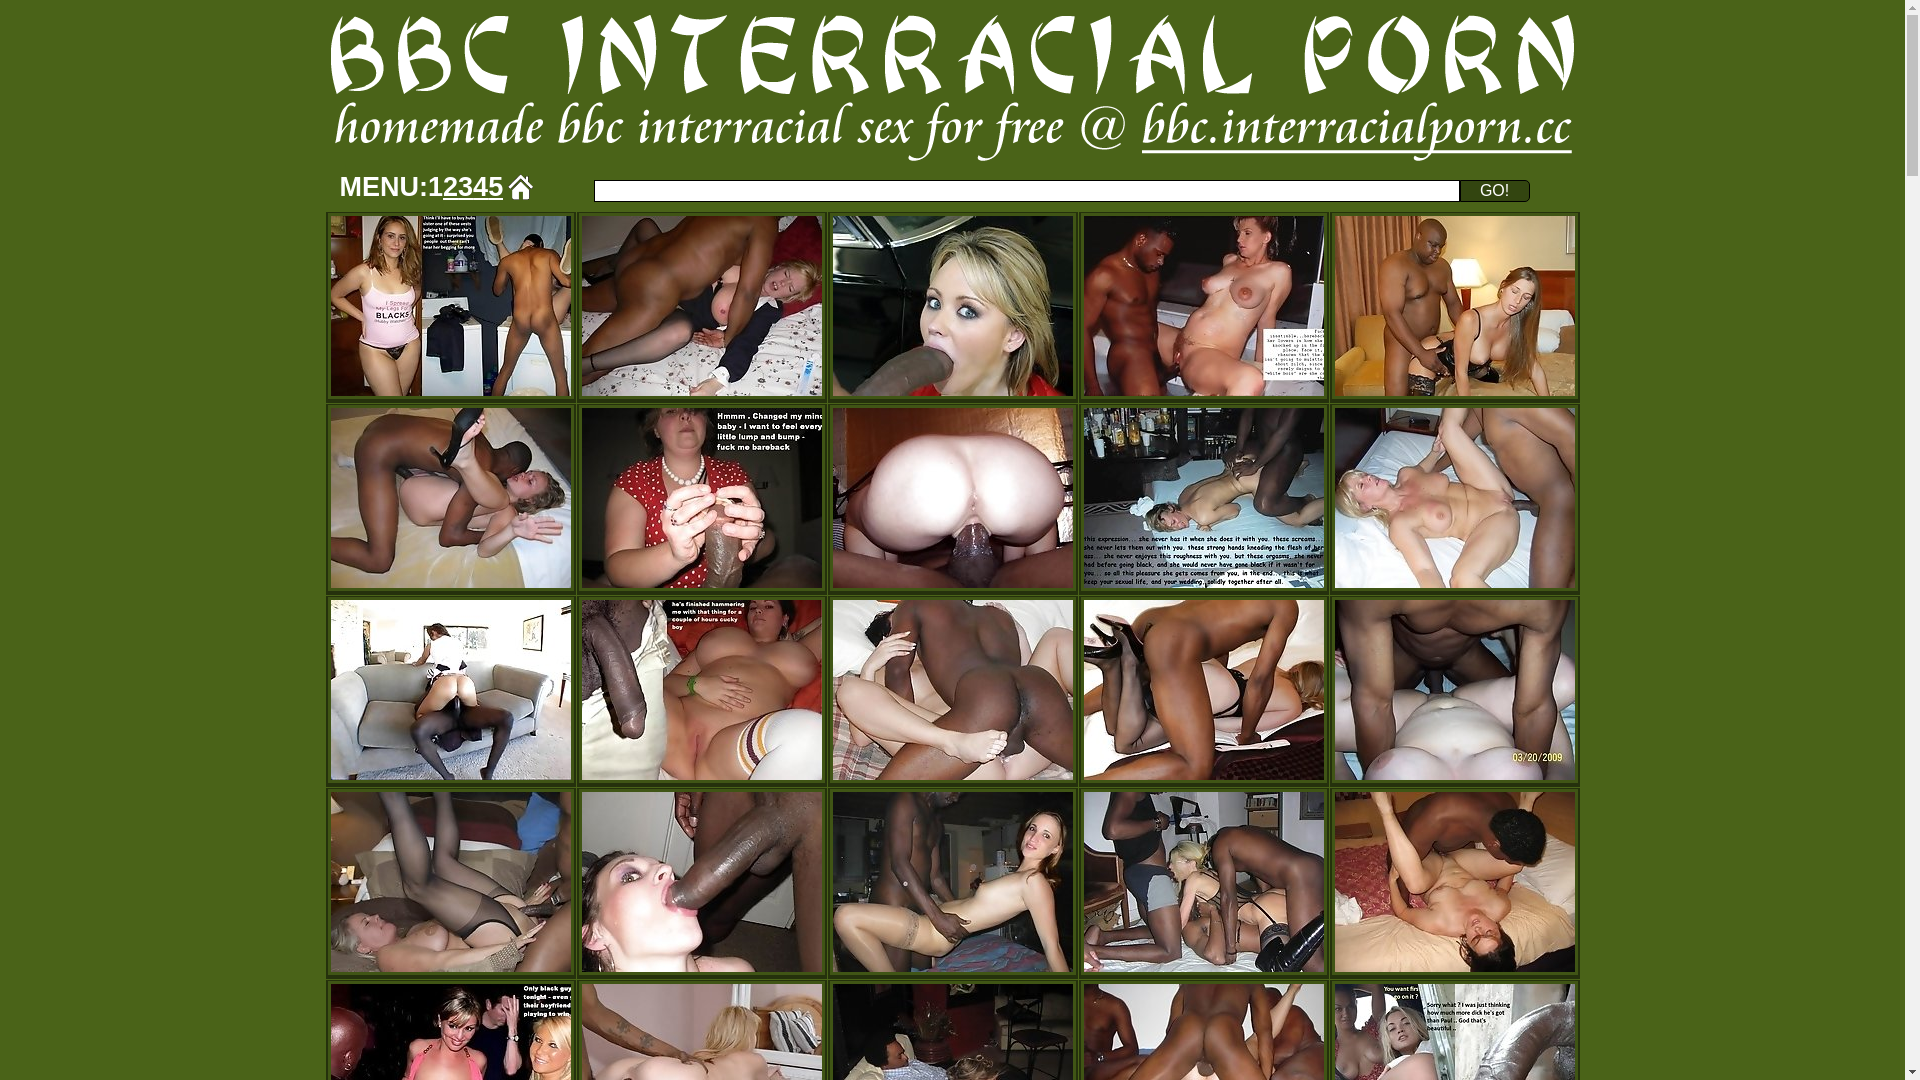 This screenshot has width=1920, height=1080. I want to click on '2', so click(449, 186).